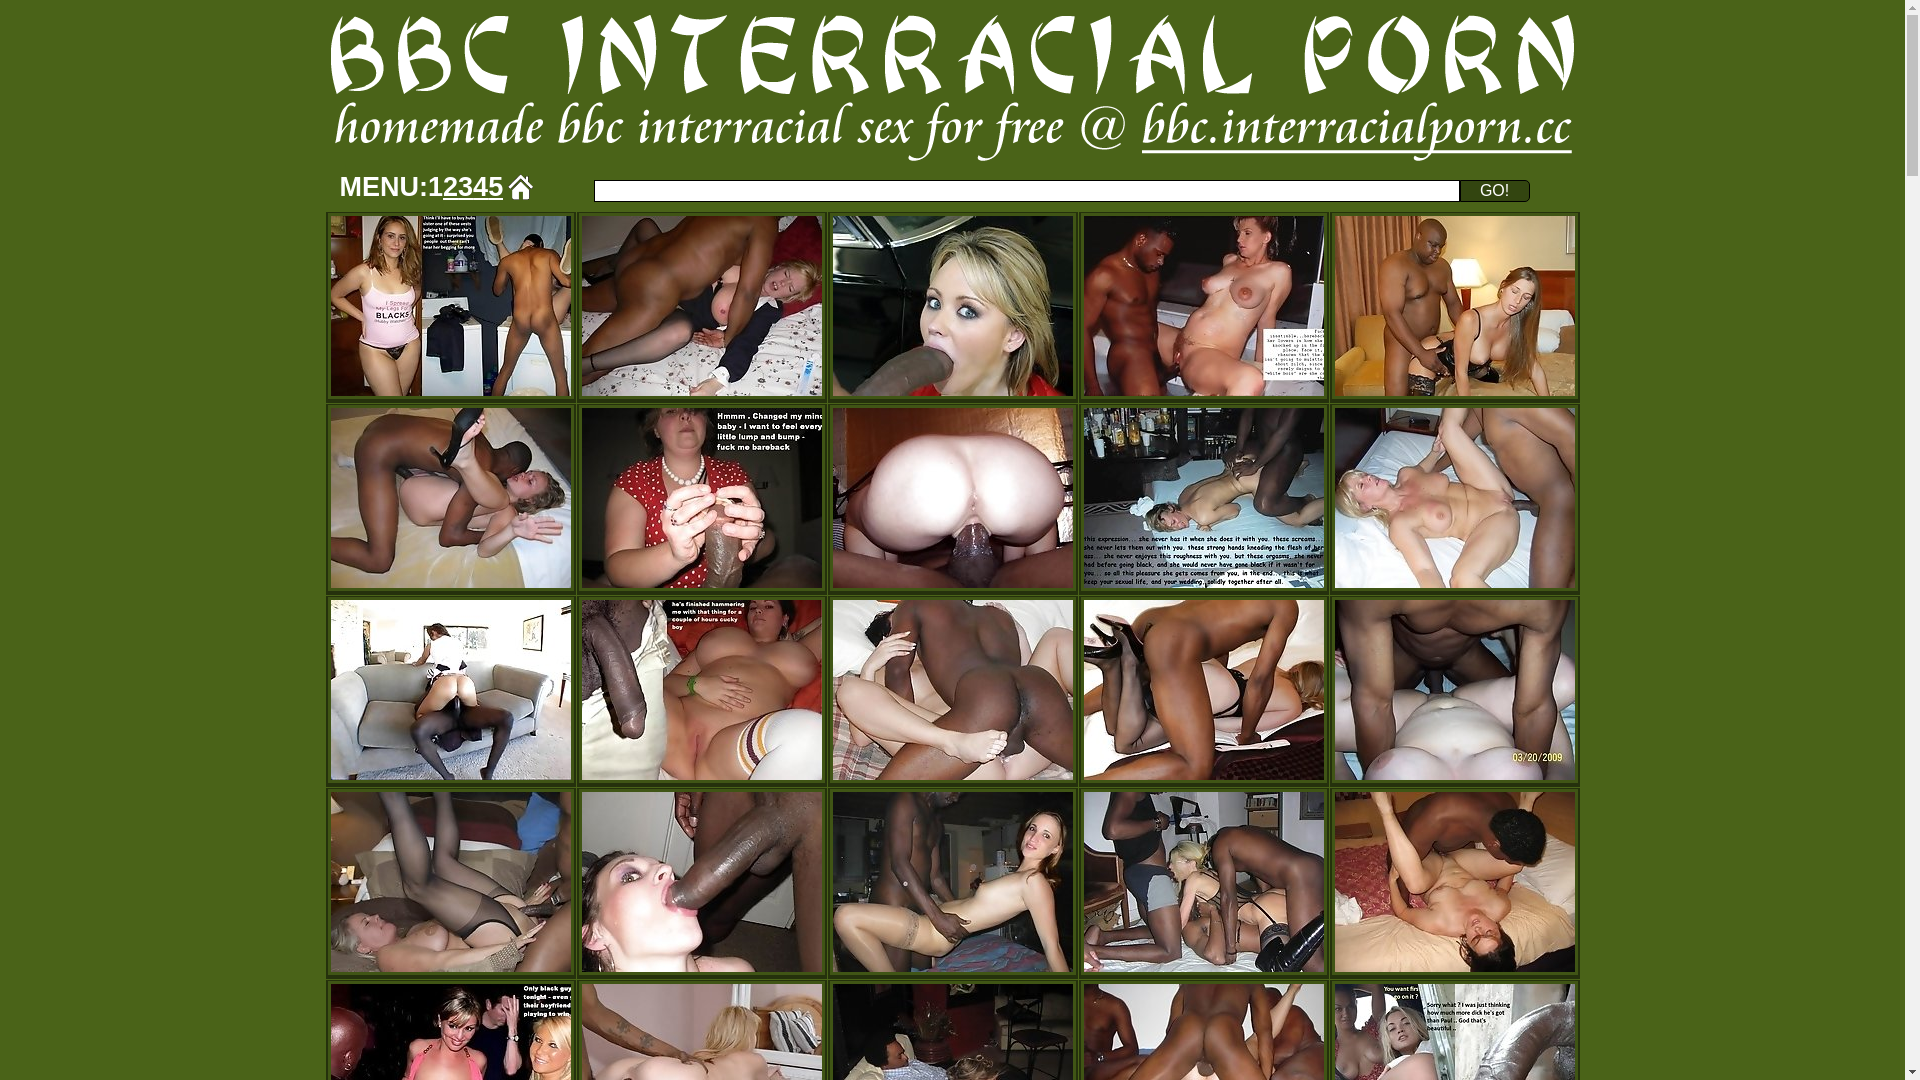 This screenshot has width=1920, height=1080. I want to click on '2', so click(449, 186).